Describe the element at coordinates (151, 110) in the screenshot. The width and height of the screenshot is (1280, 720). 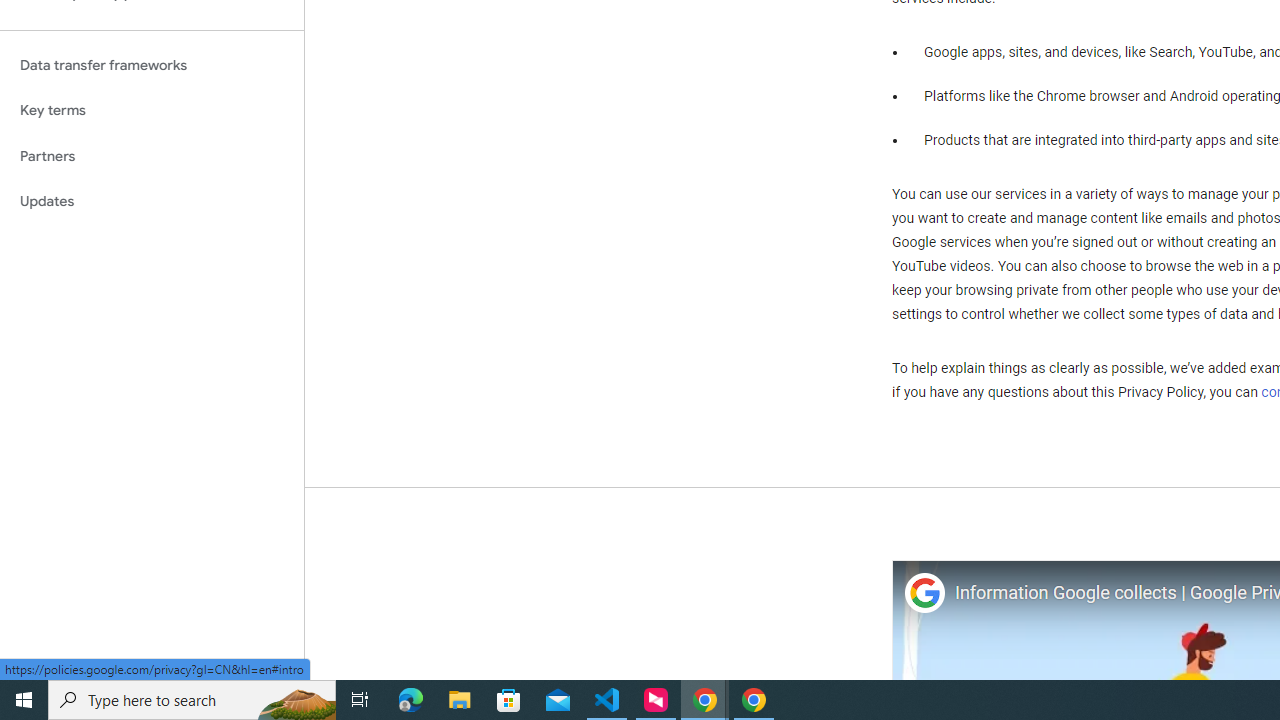
I see `'Key terms'` at that location.